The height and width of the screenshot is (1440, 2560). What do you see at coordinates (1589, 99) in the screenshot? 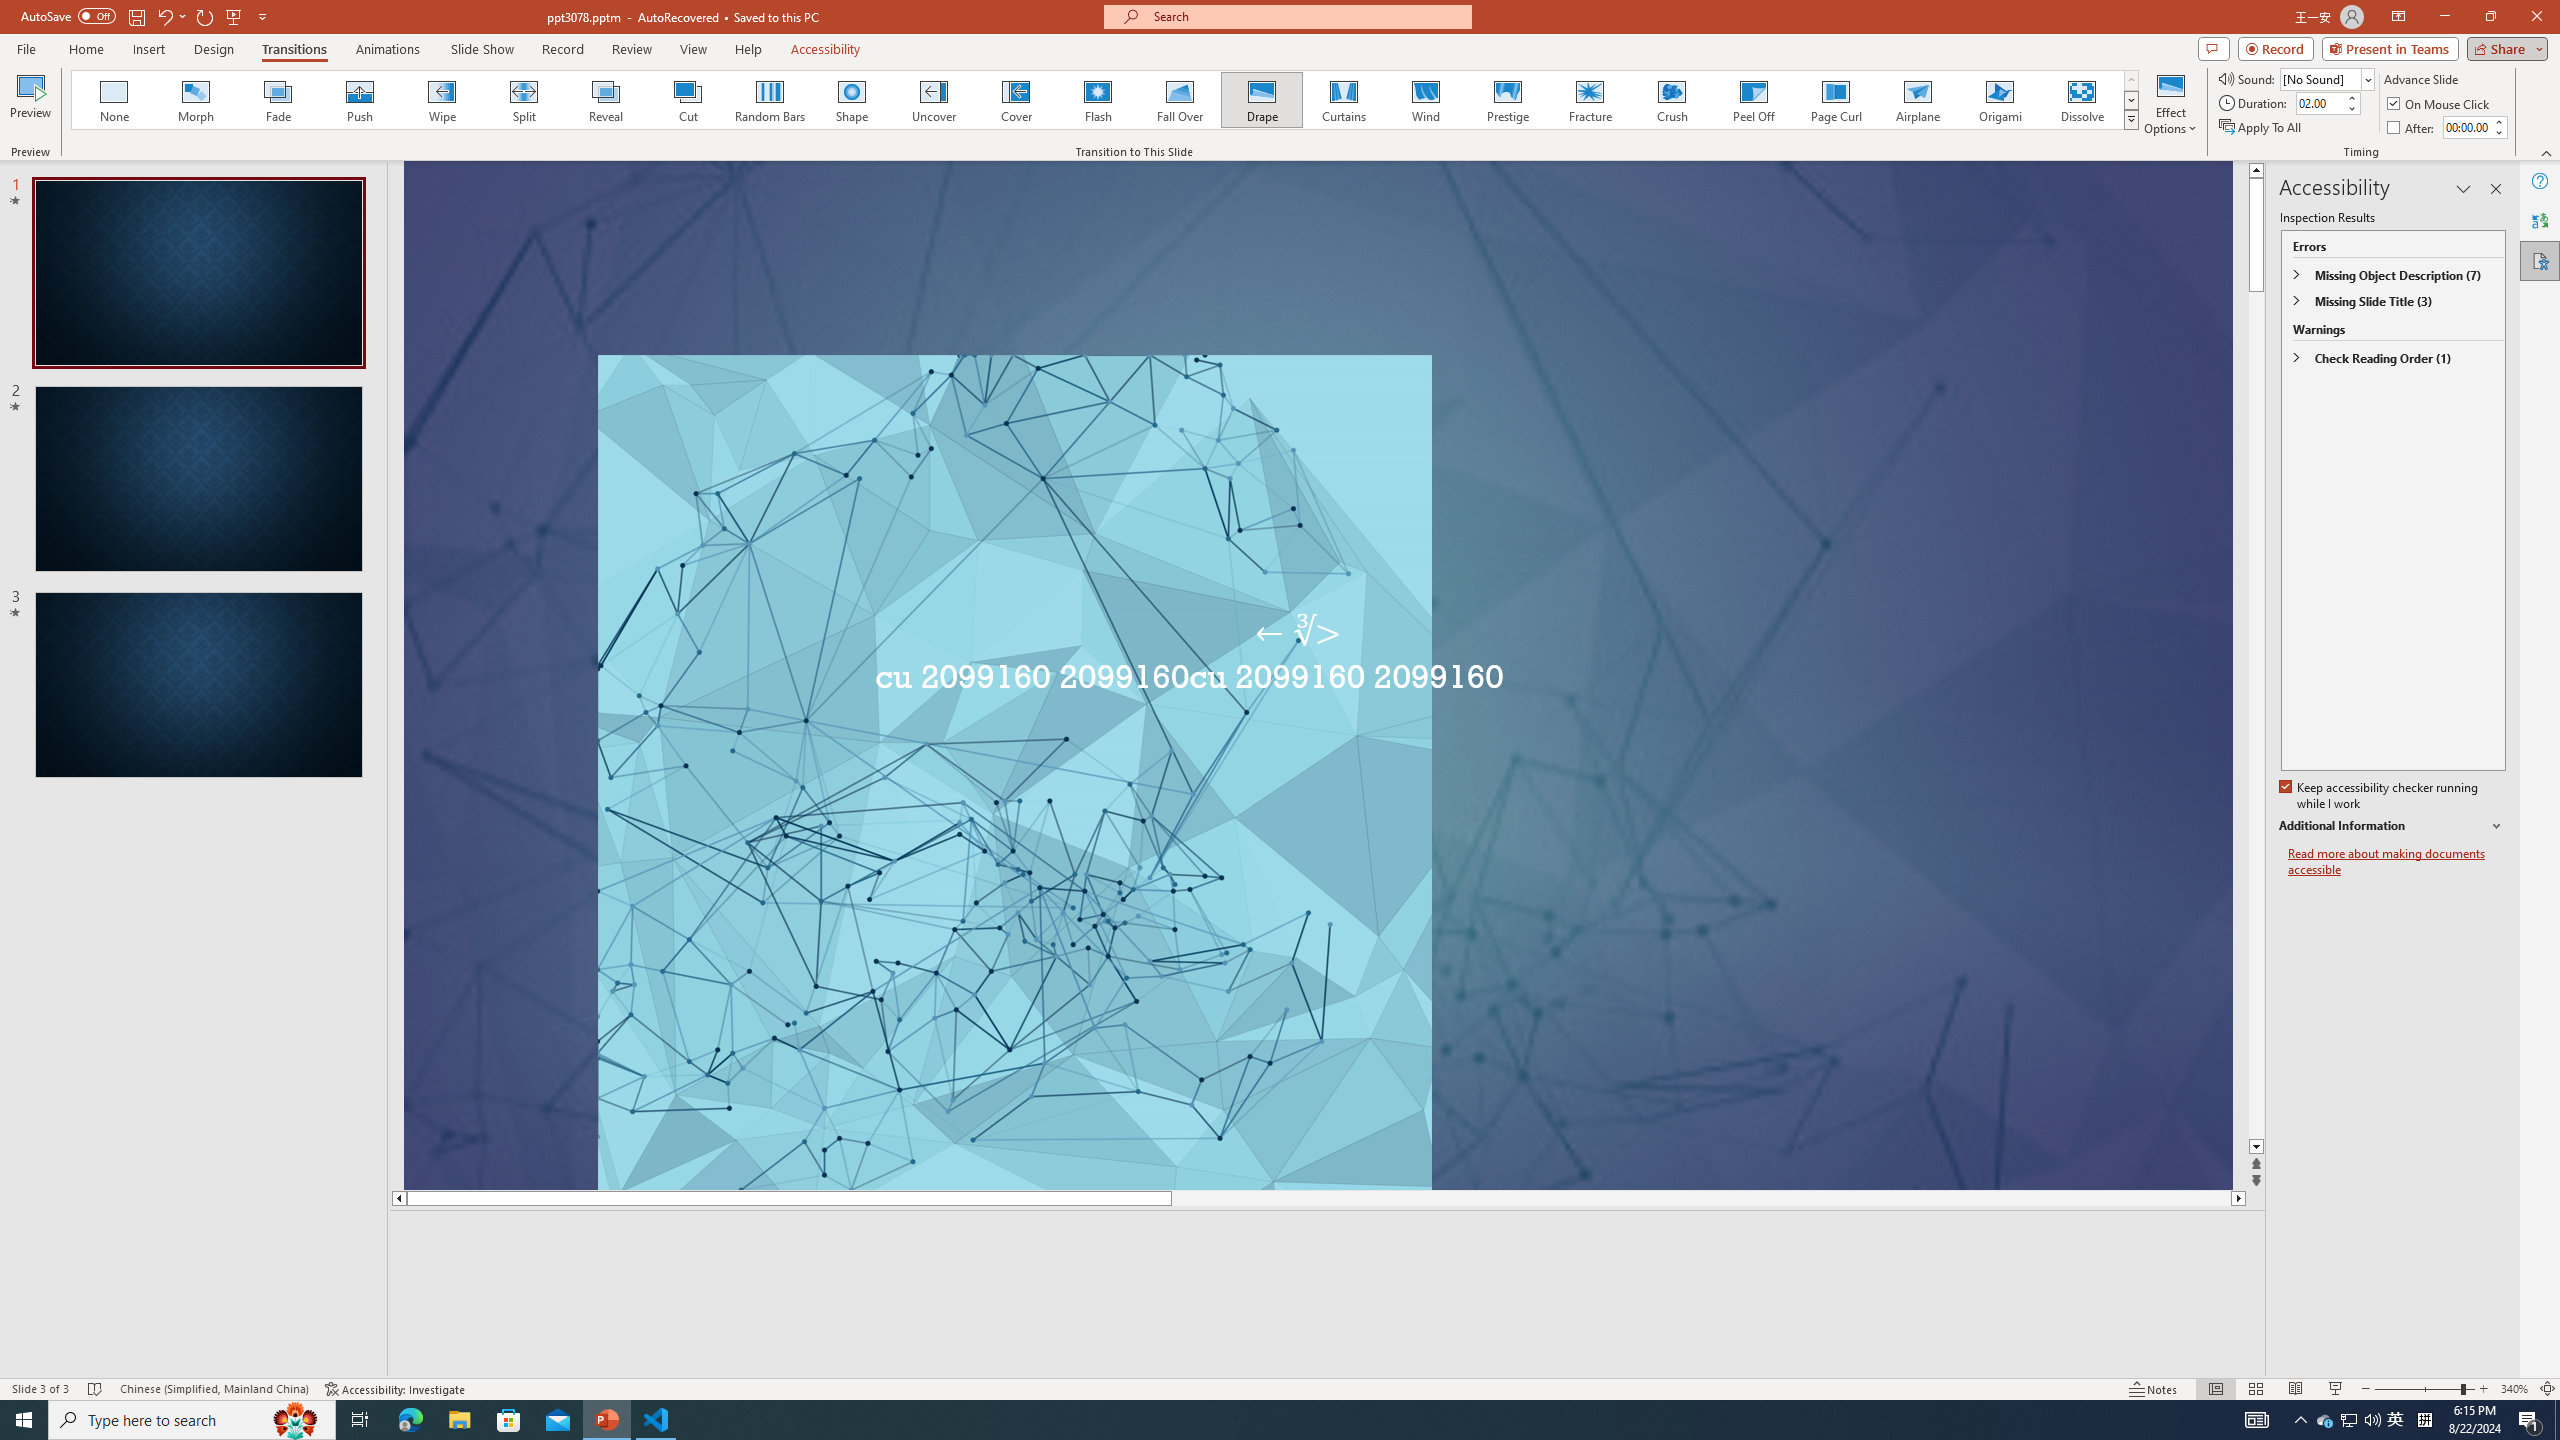
I see `'Fracture'` at bounding box center [1589, 99].